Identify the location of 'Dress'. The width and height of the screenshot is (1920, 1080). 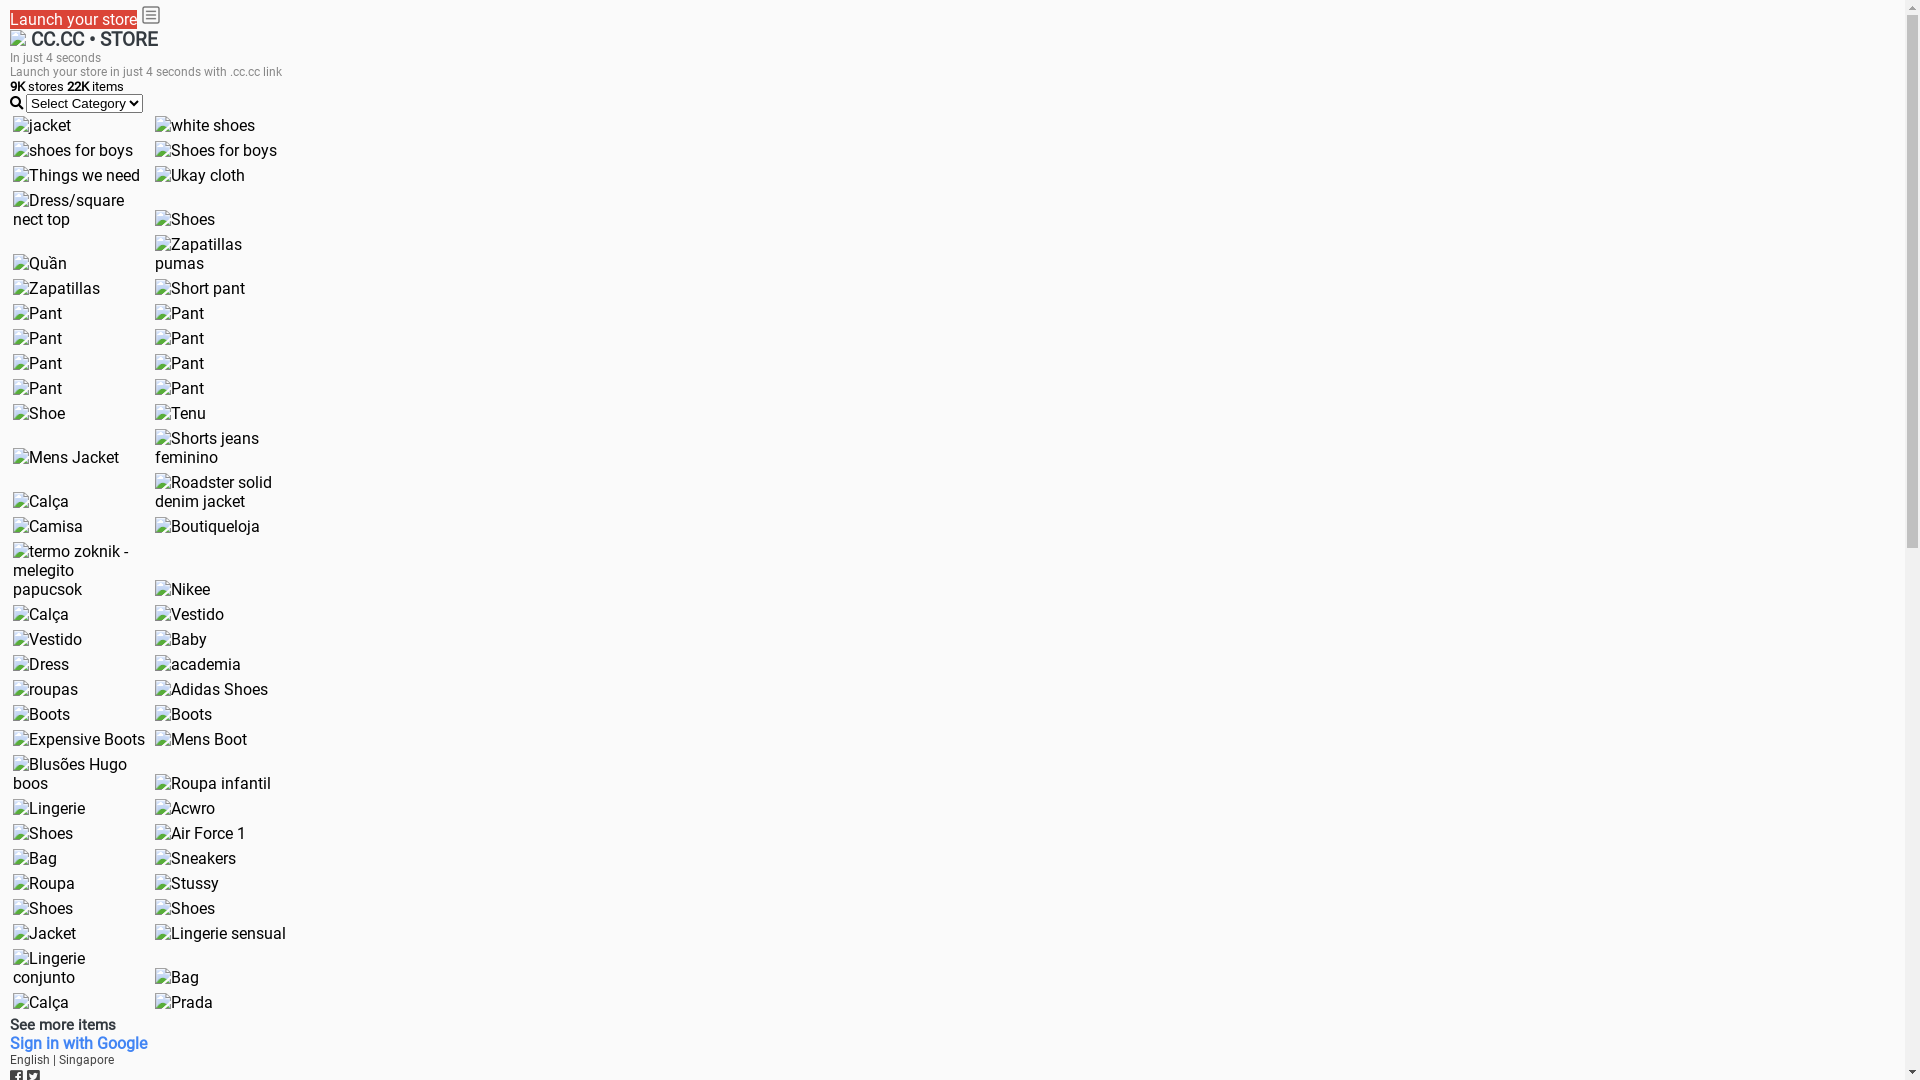
(41, 664).